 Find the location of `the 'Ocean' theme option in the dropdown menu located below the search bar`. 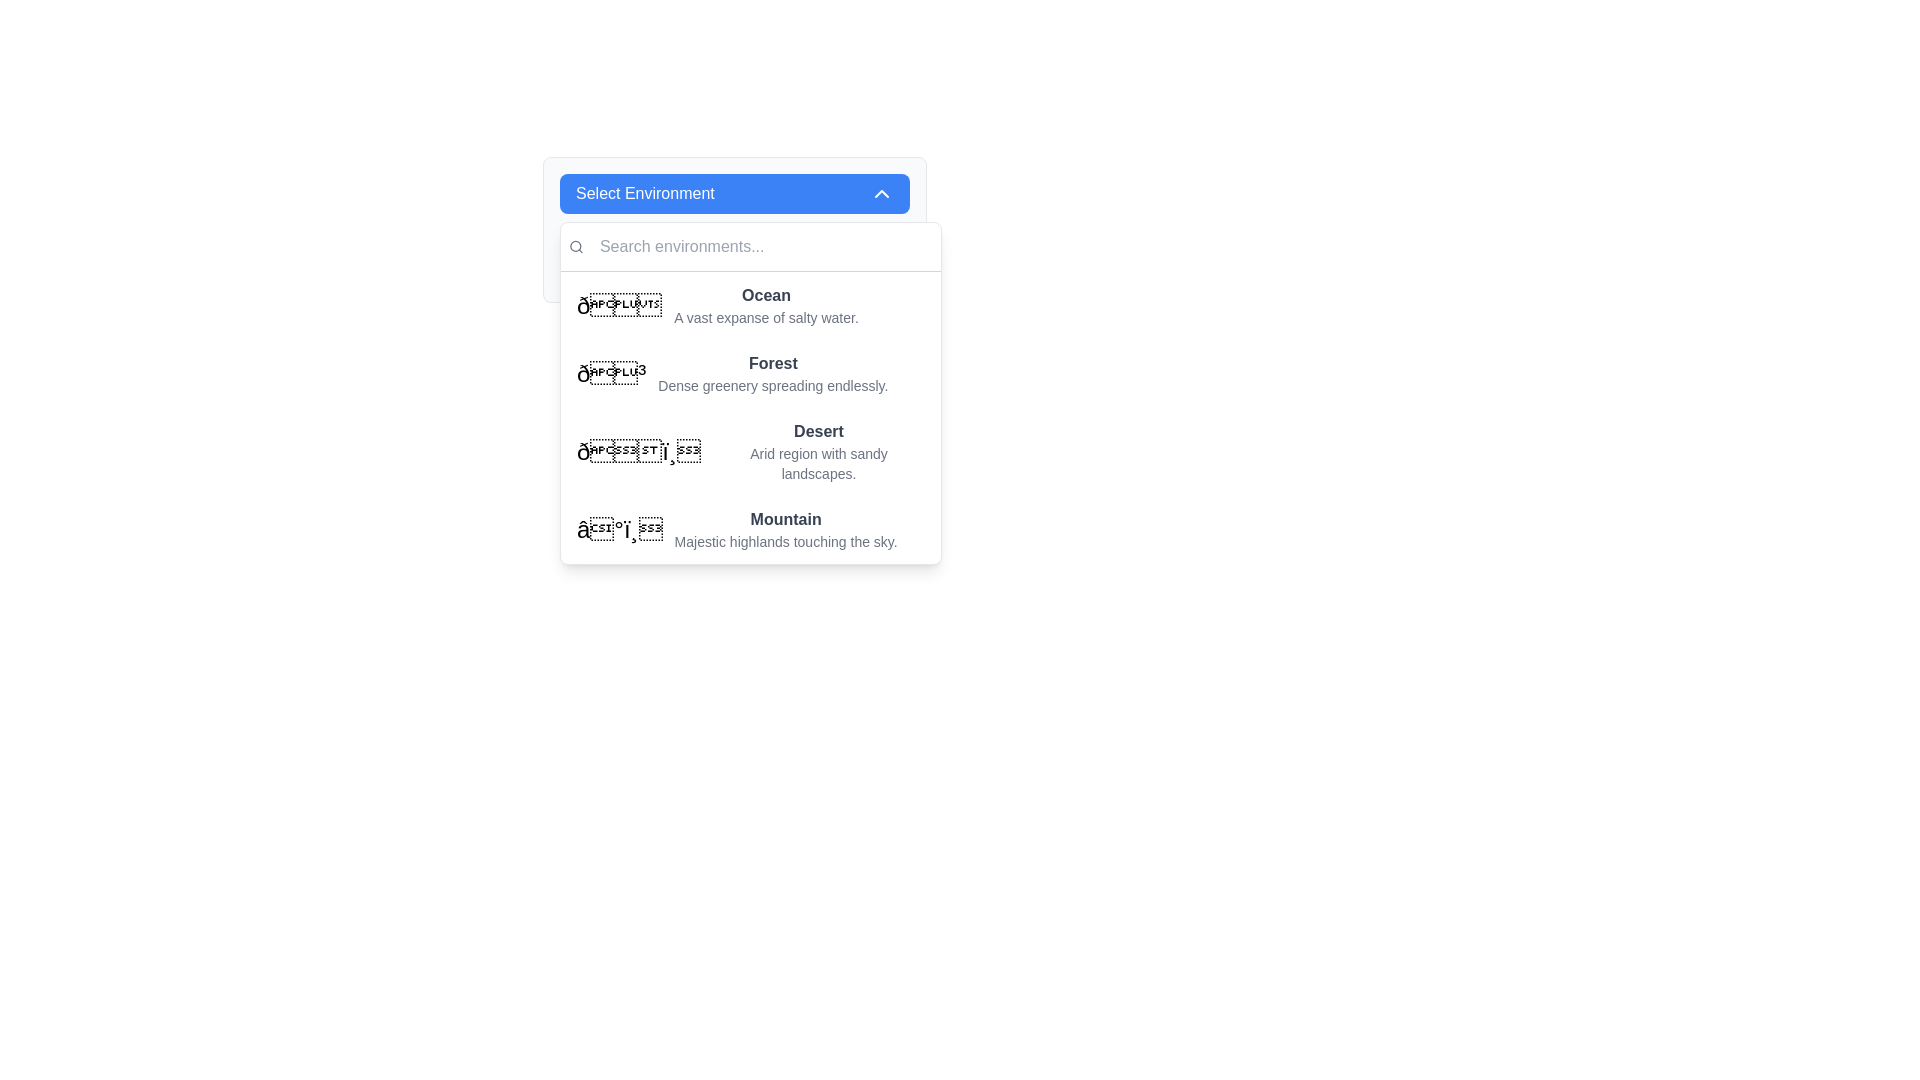

the 'Ocean' theme option in the dropdown menu located below the search bar is located at coordinates (749, 305).